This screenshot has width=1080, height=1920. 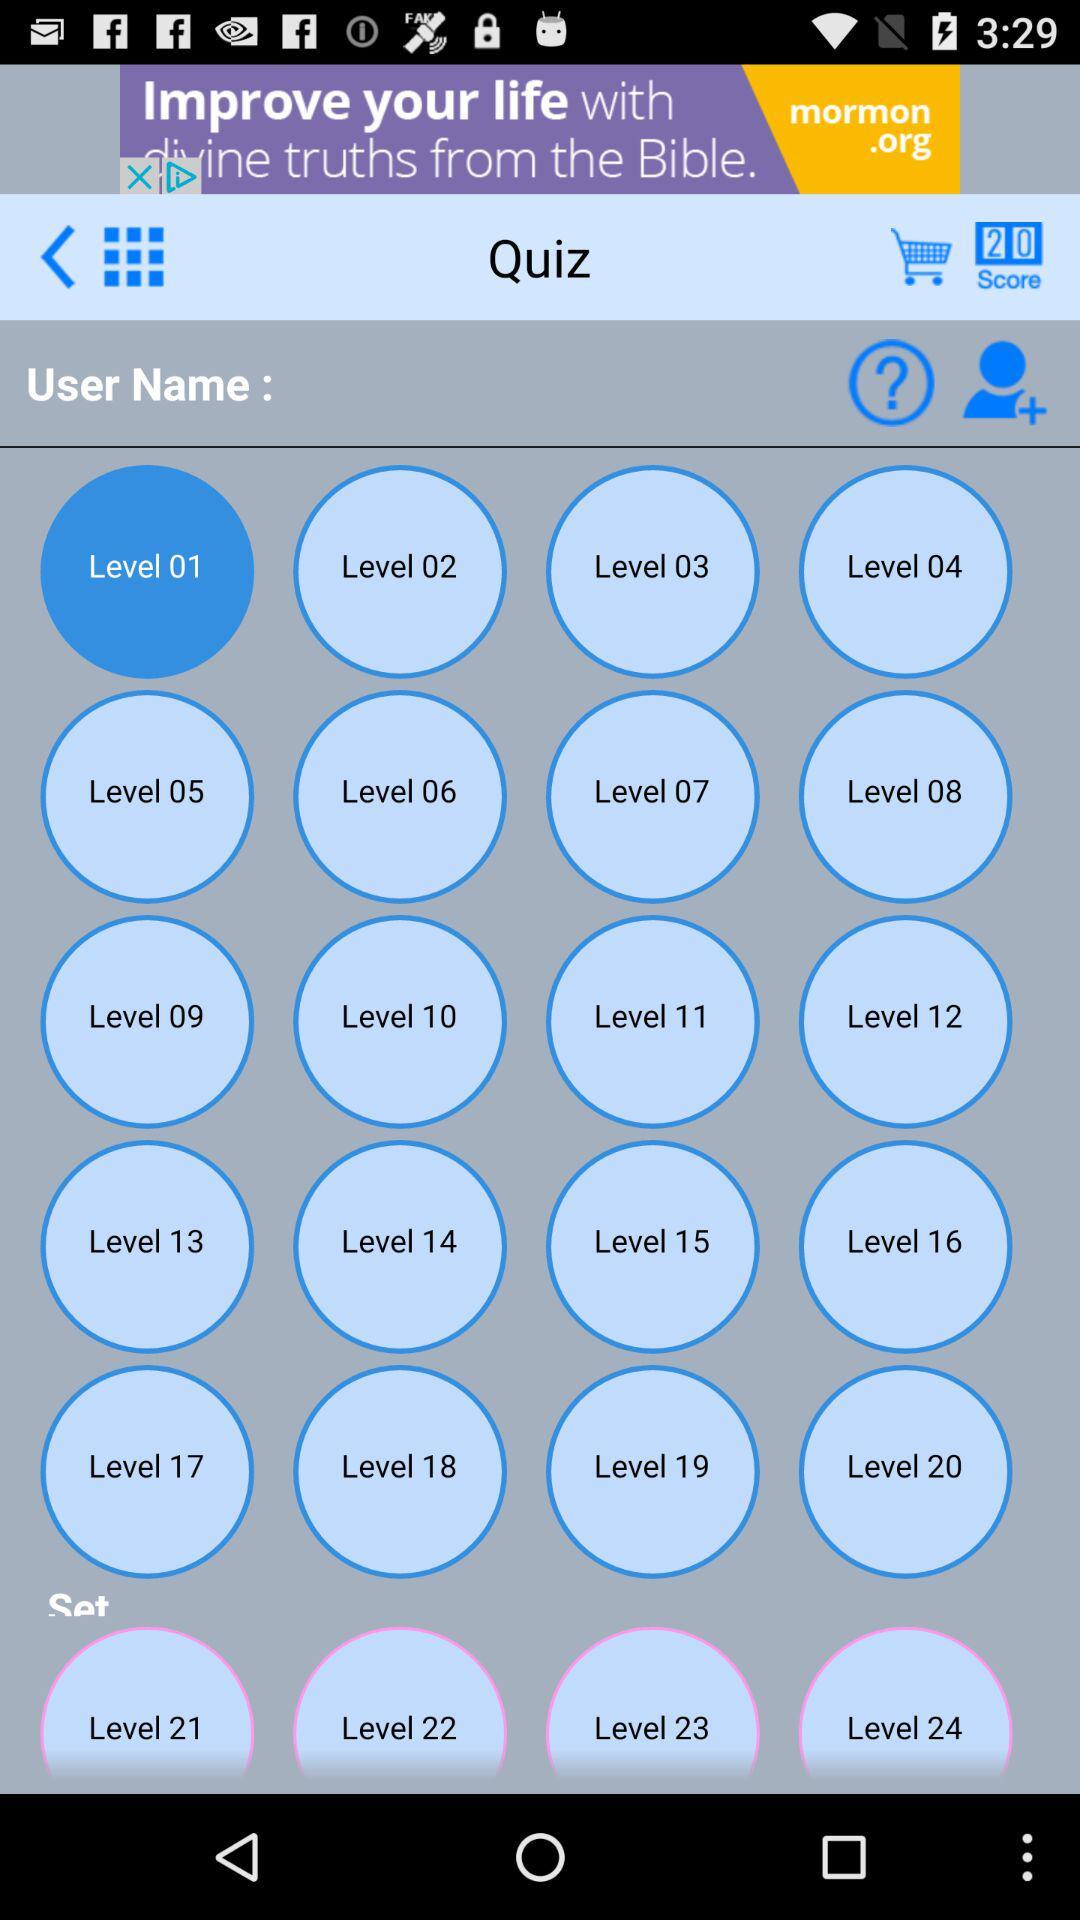 I want to click on the dialpad icon, so click(x=133, y=273).